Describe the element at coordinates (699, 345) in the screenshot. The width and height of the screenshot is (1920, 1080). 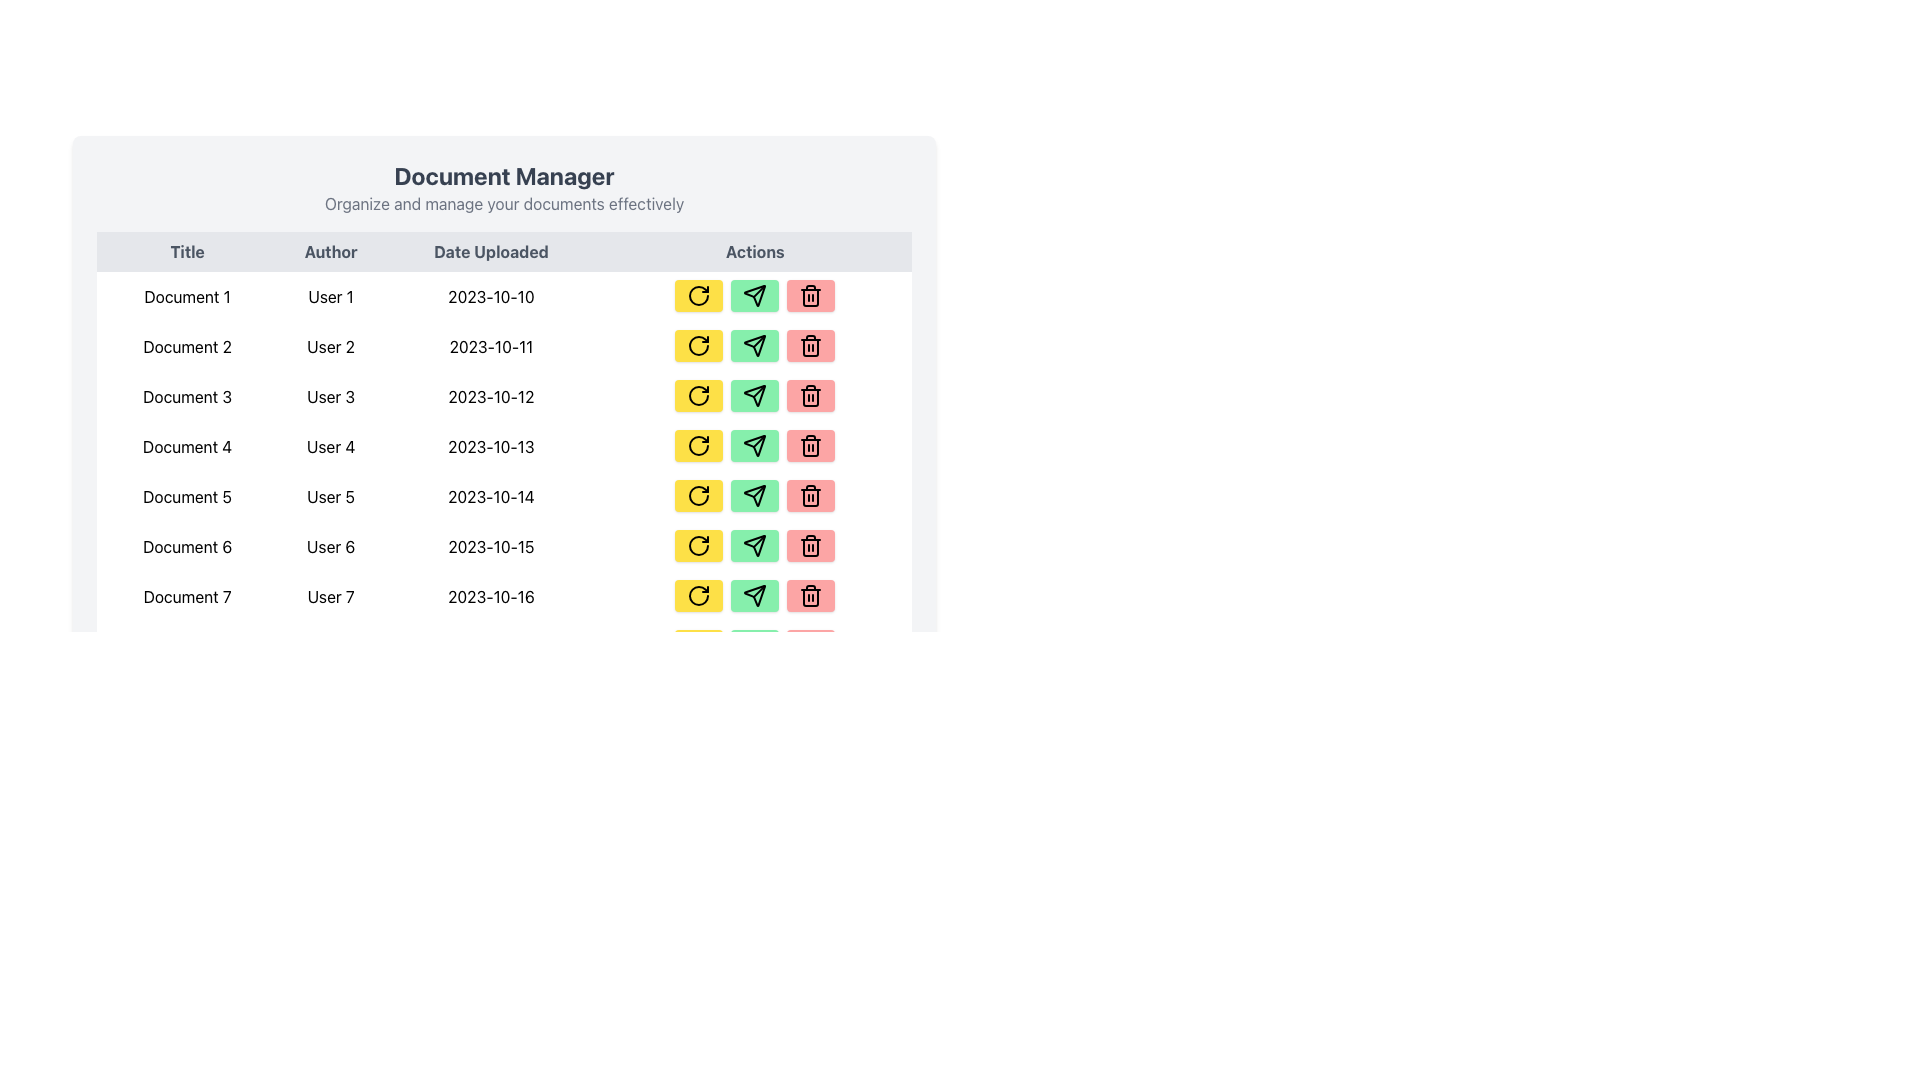
I see `the curved arrow icon with a black stroke inside a yellow circular background, located in the 'Actions' column for 'Document 2'` at that location.